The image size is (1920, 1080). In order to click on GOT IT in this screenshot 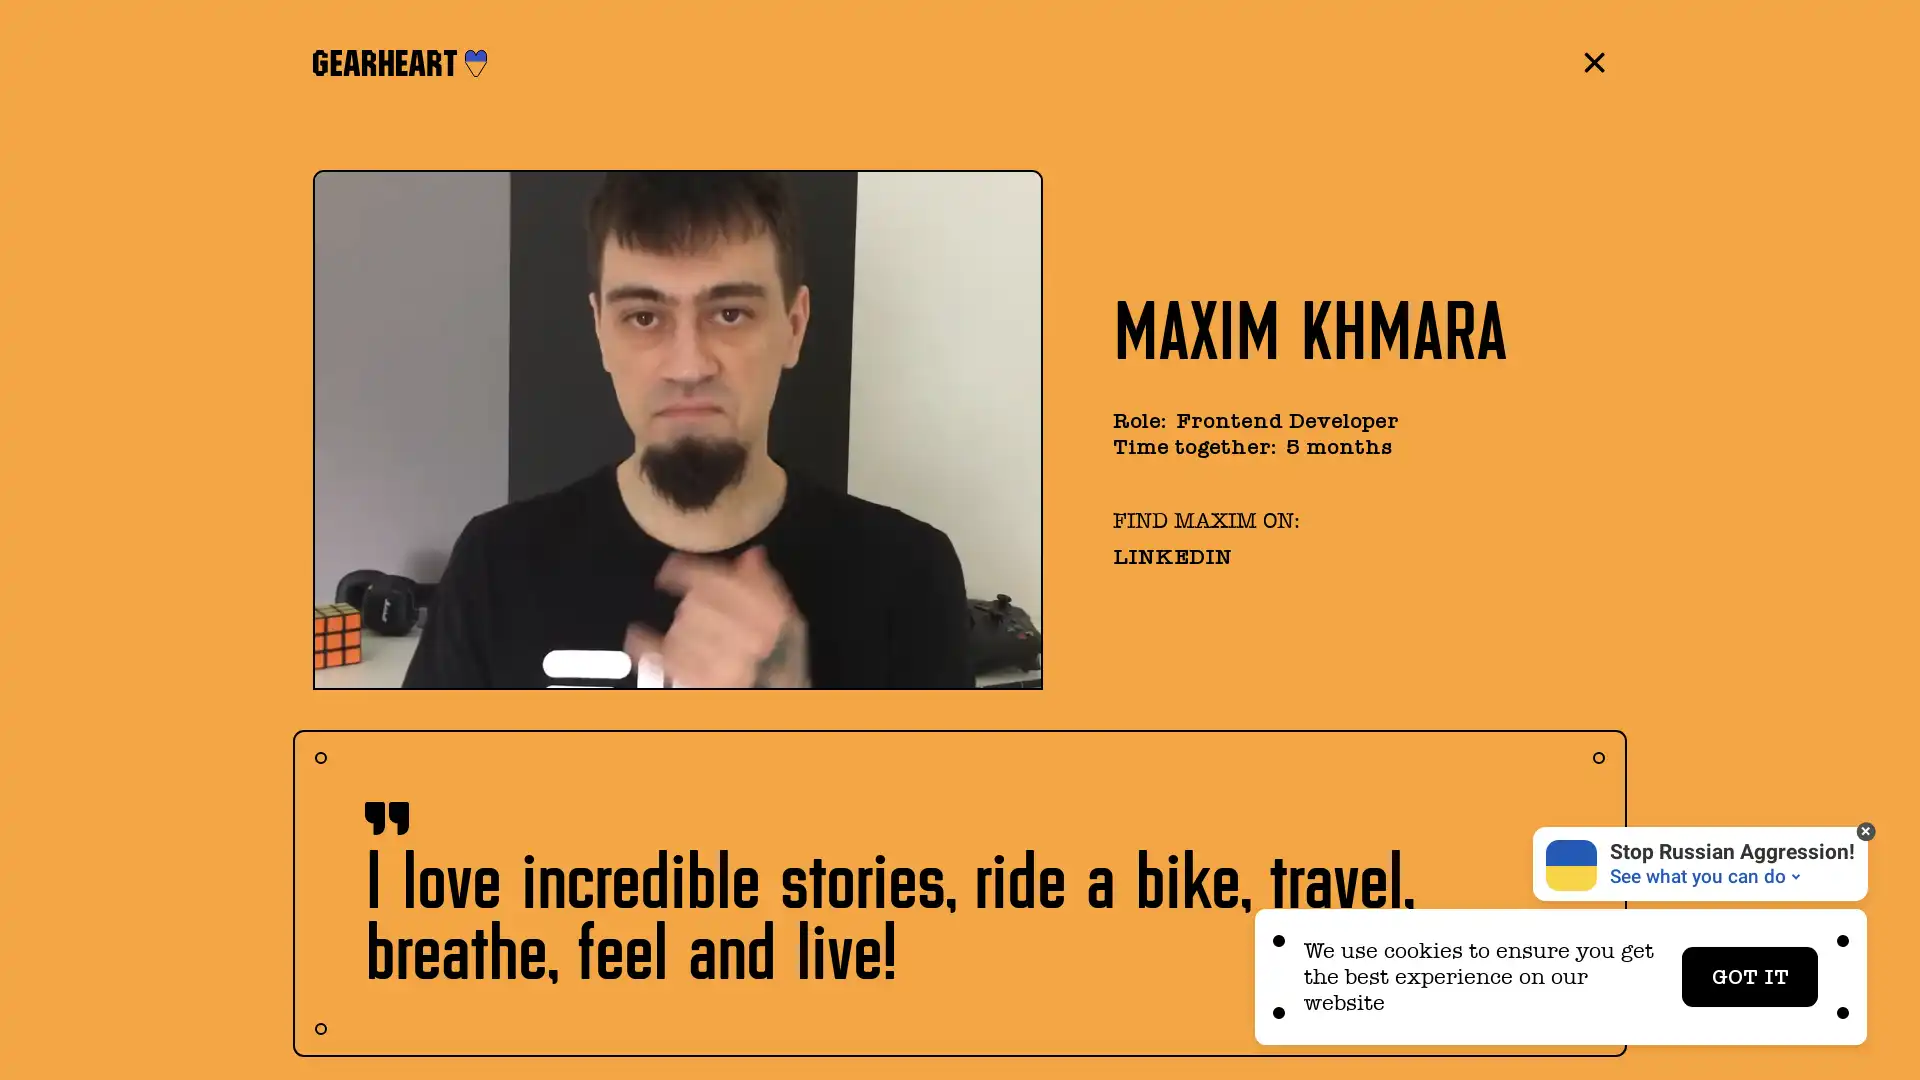, I will do `click(1749, 975)`.